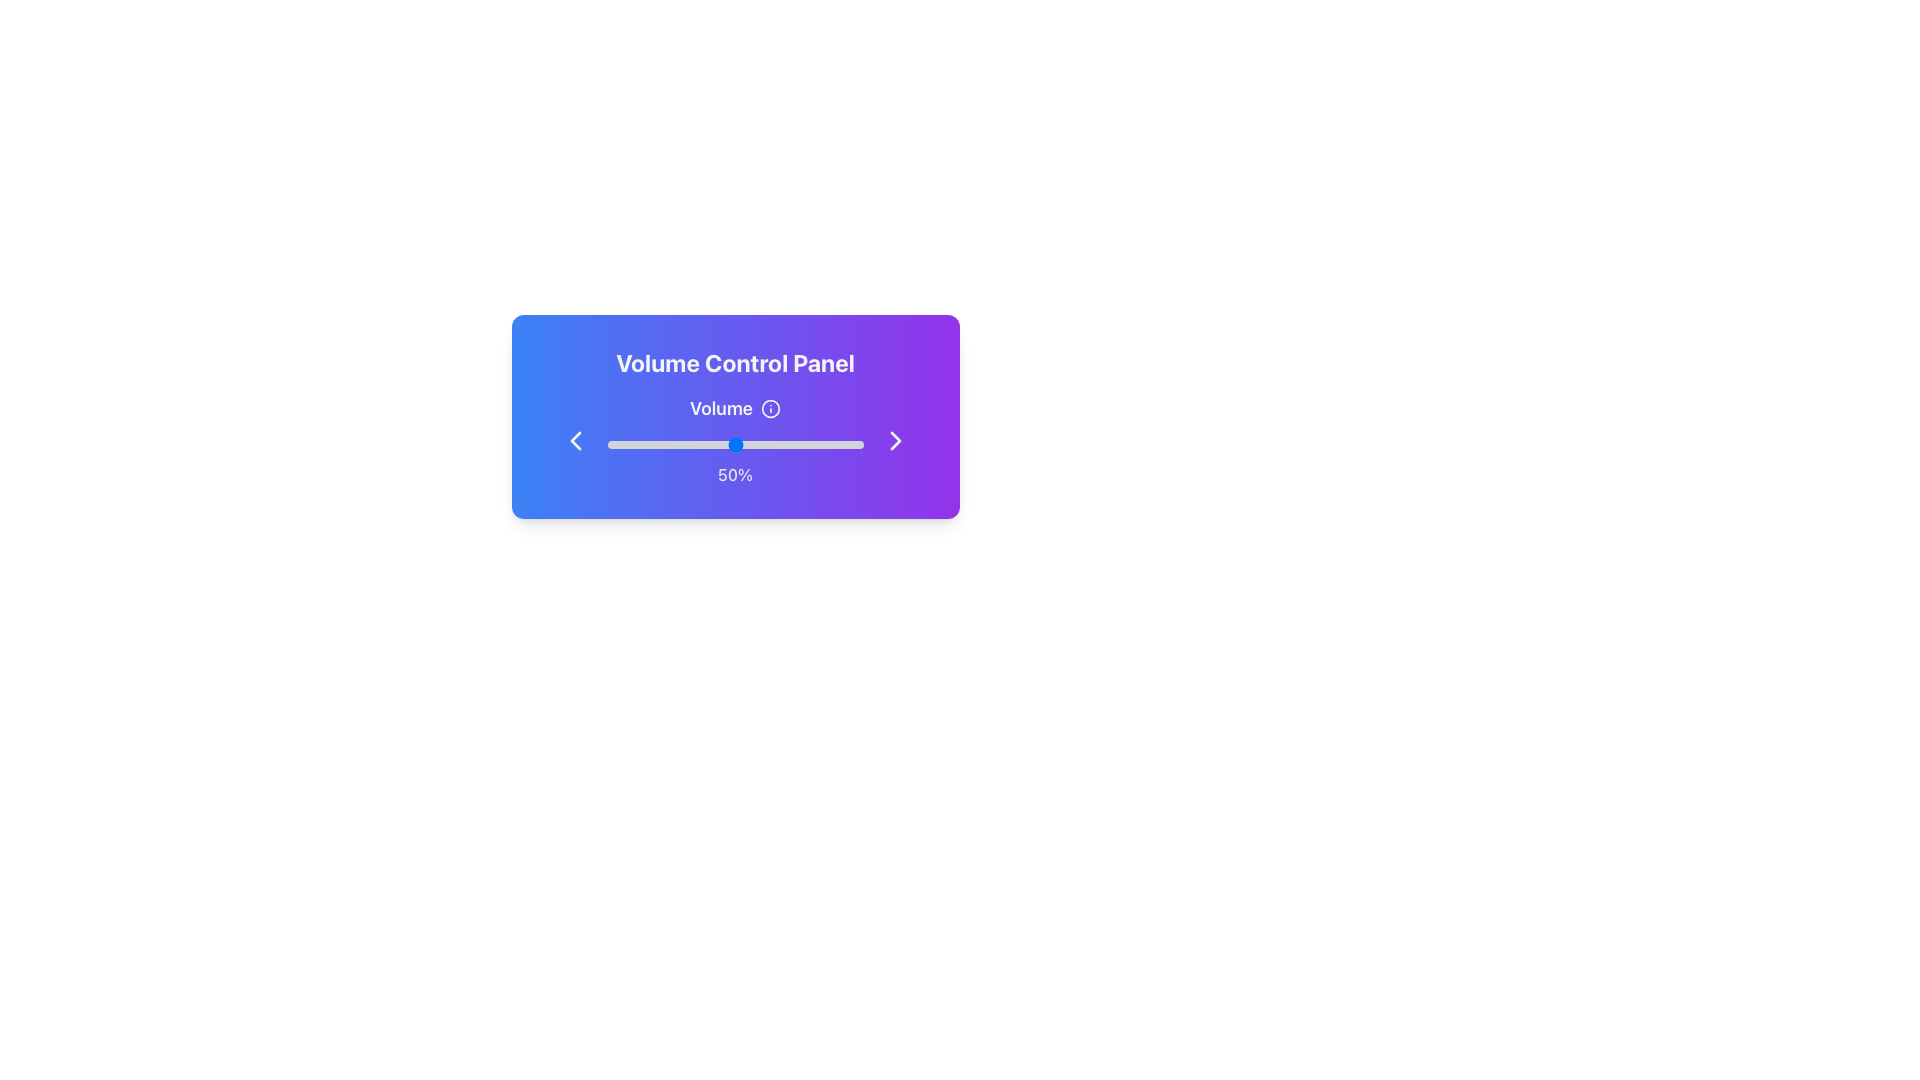 The image size is (1920, 1080). What do you see at coordinates (734, 459) in the screenshot?
I see `the '50%' percentage text displayed in white on a gradient background, located at the bottom center of the volume control slider component` at bounding box center [734, 459].